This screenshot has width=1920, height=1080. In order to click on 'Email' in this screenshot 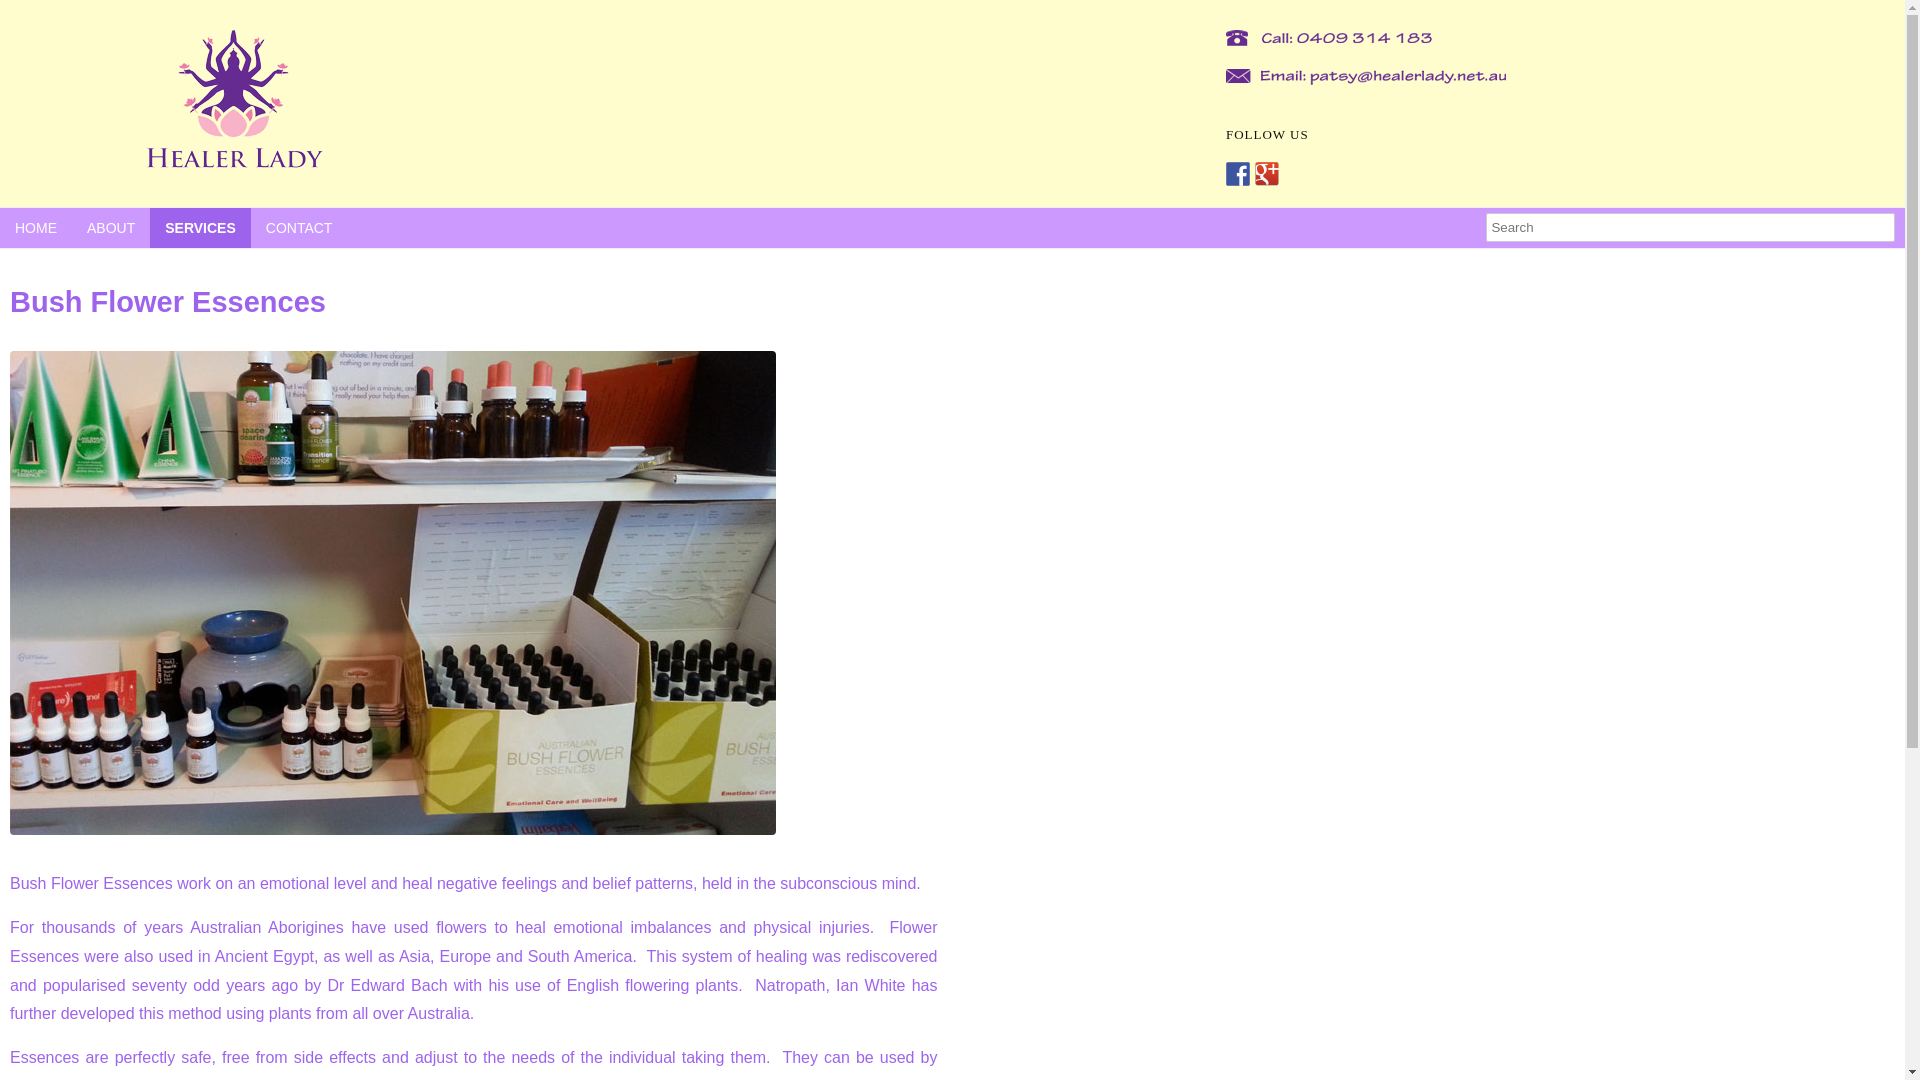, I will do `click(1360, 76)`.